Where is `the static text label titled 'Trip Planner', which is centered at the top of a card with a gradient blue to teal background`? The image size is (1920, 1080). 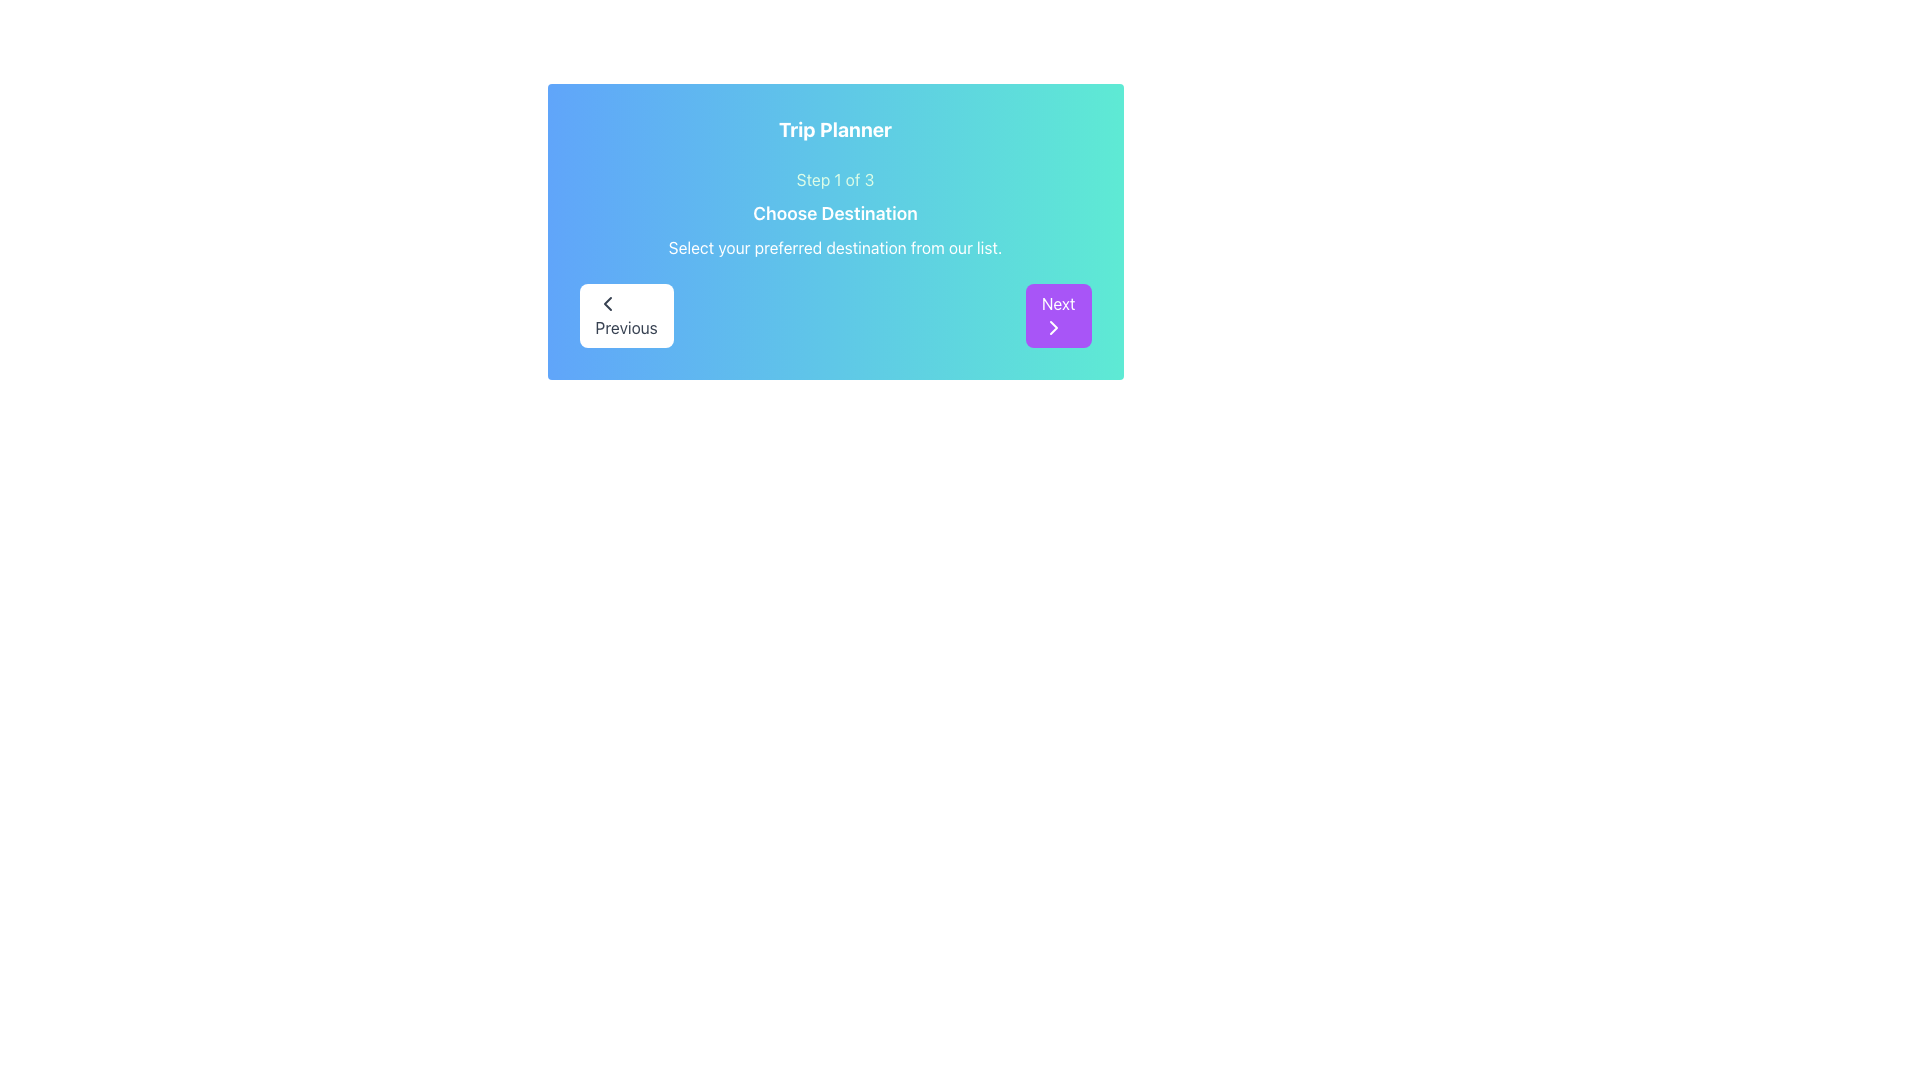 the static text label titled 'Trip Planner', which is centered at the top of a card with a gradient blue to teal background is located at coordinates (835, 130).